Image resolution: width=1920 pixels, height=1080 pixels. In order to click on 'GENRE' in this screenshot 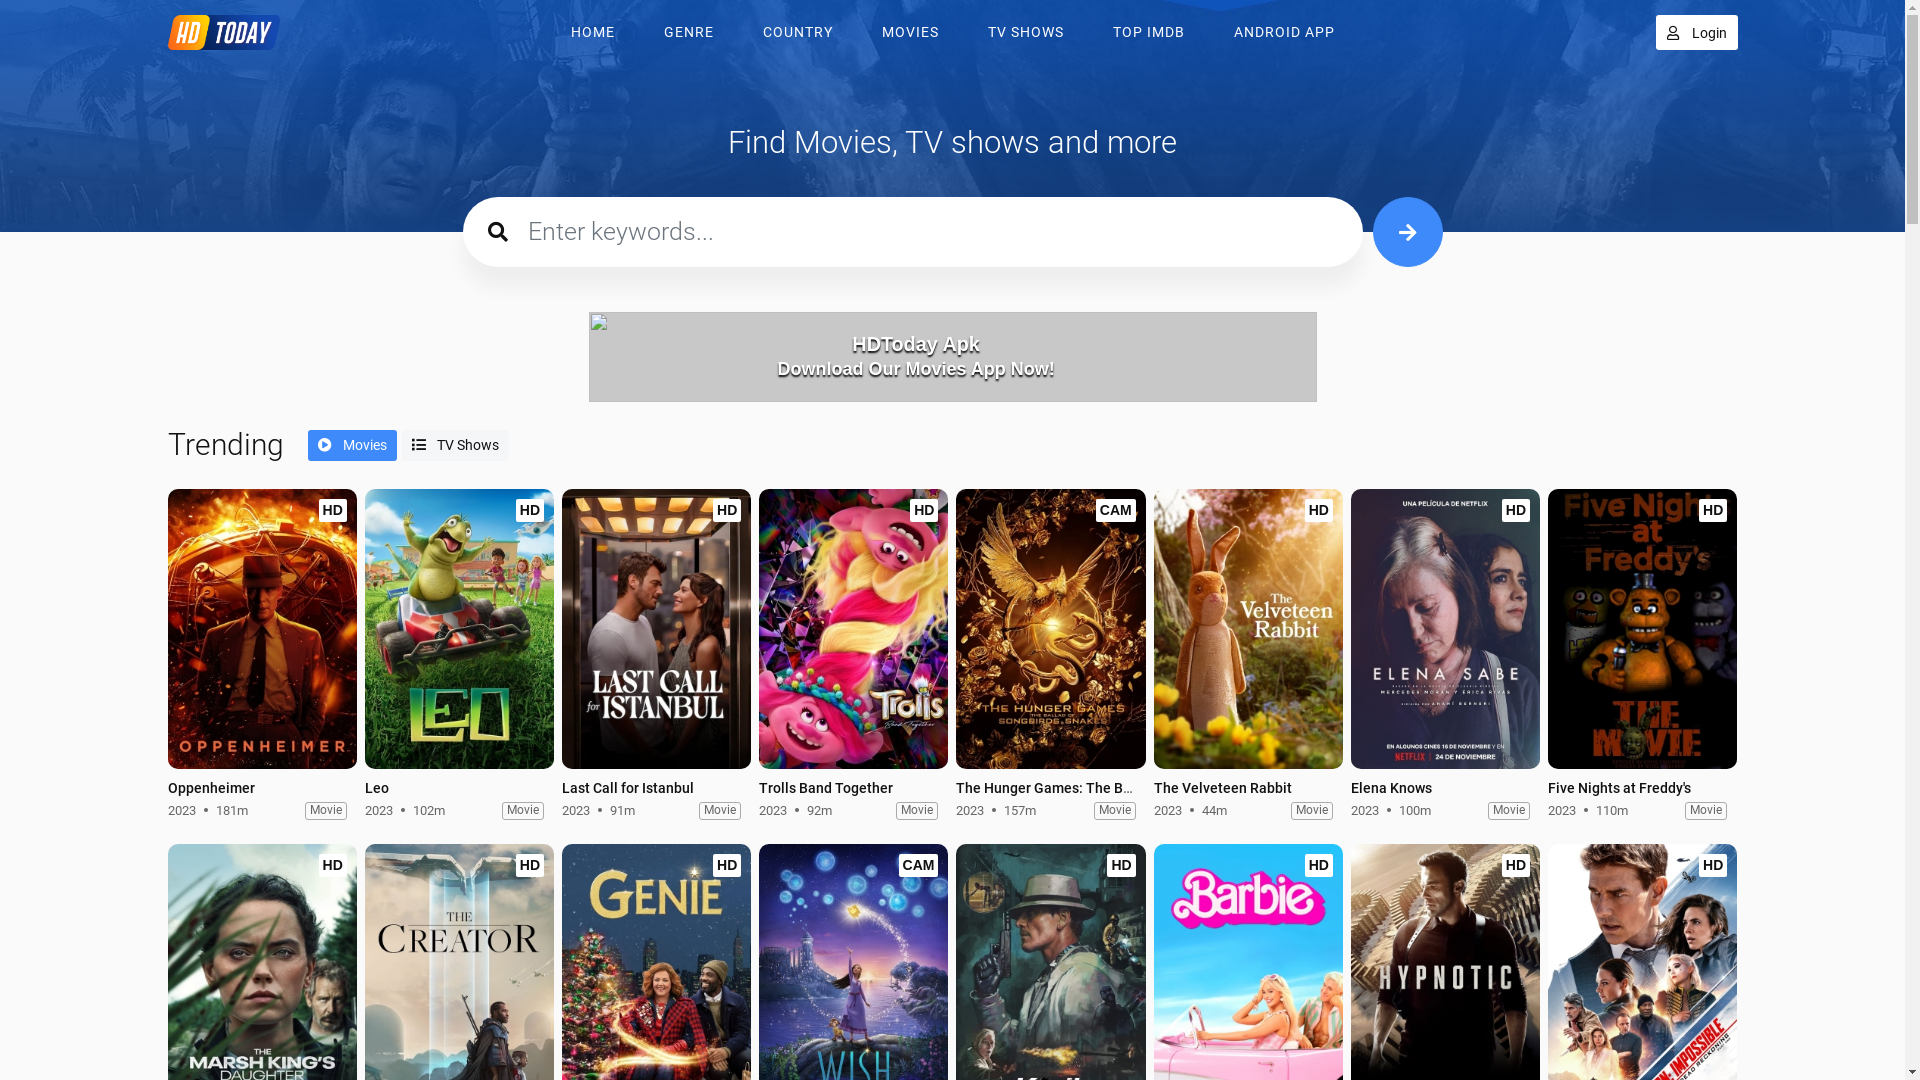, I will do `click(689, 32)`.